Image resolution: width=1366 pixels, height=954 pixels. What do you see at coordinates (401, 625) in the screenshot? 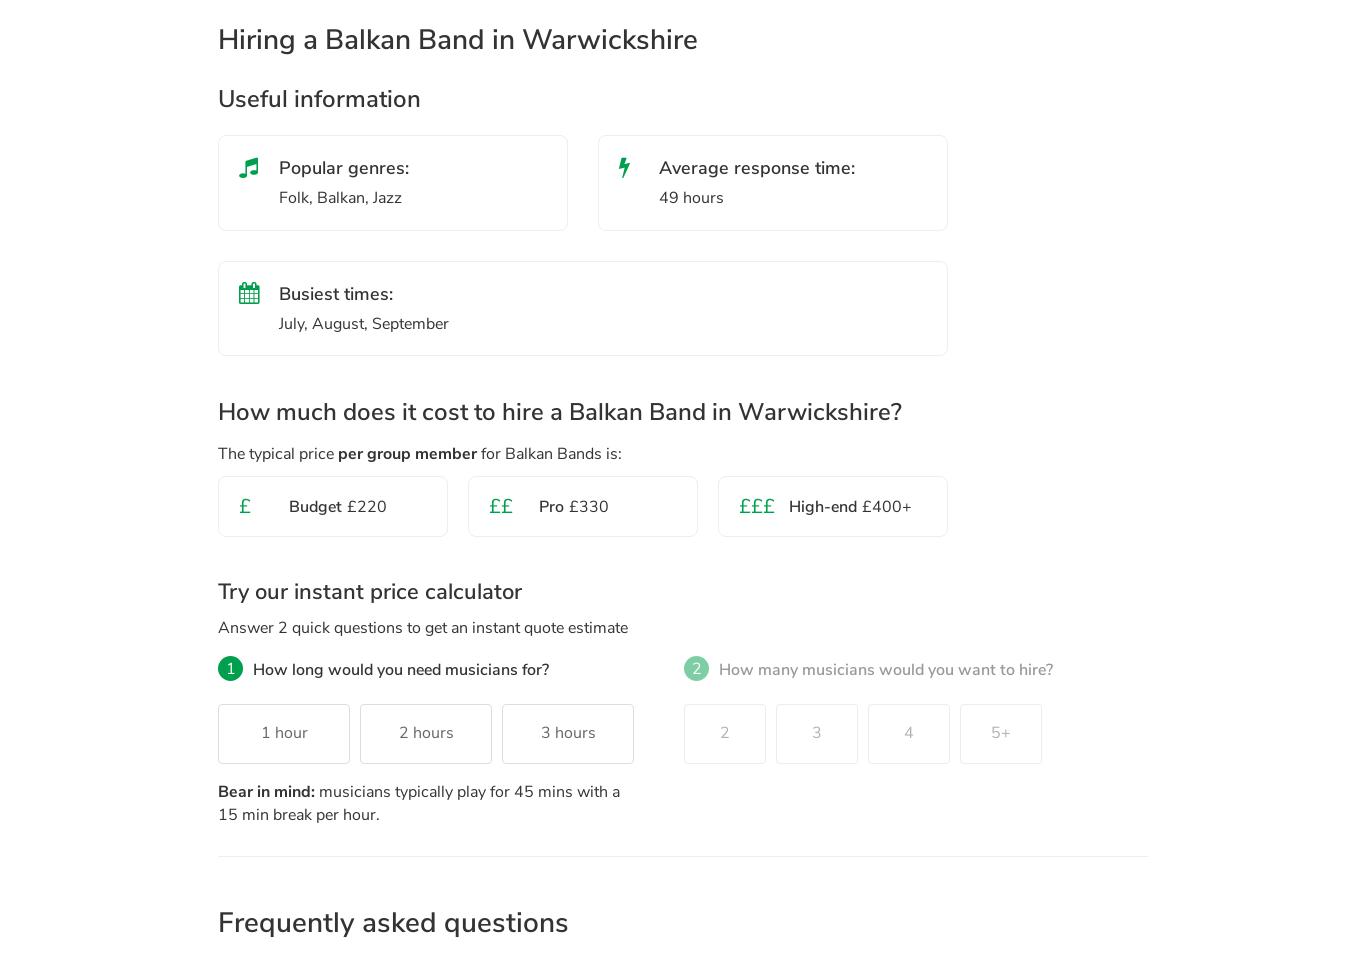
I see `'to get an instant quote estimate'` at bounding box center [401, 625].